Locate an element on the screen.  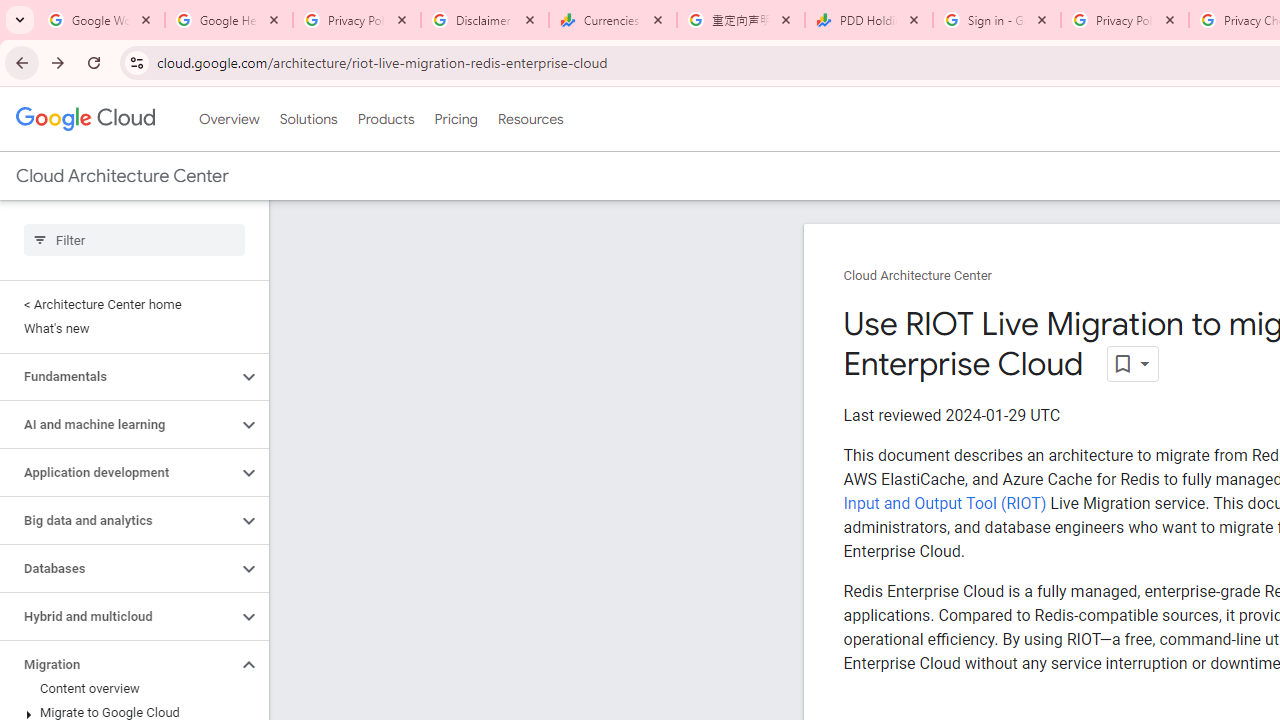
'Content overview' is located at coordinates (129, 688).